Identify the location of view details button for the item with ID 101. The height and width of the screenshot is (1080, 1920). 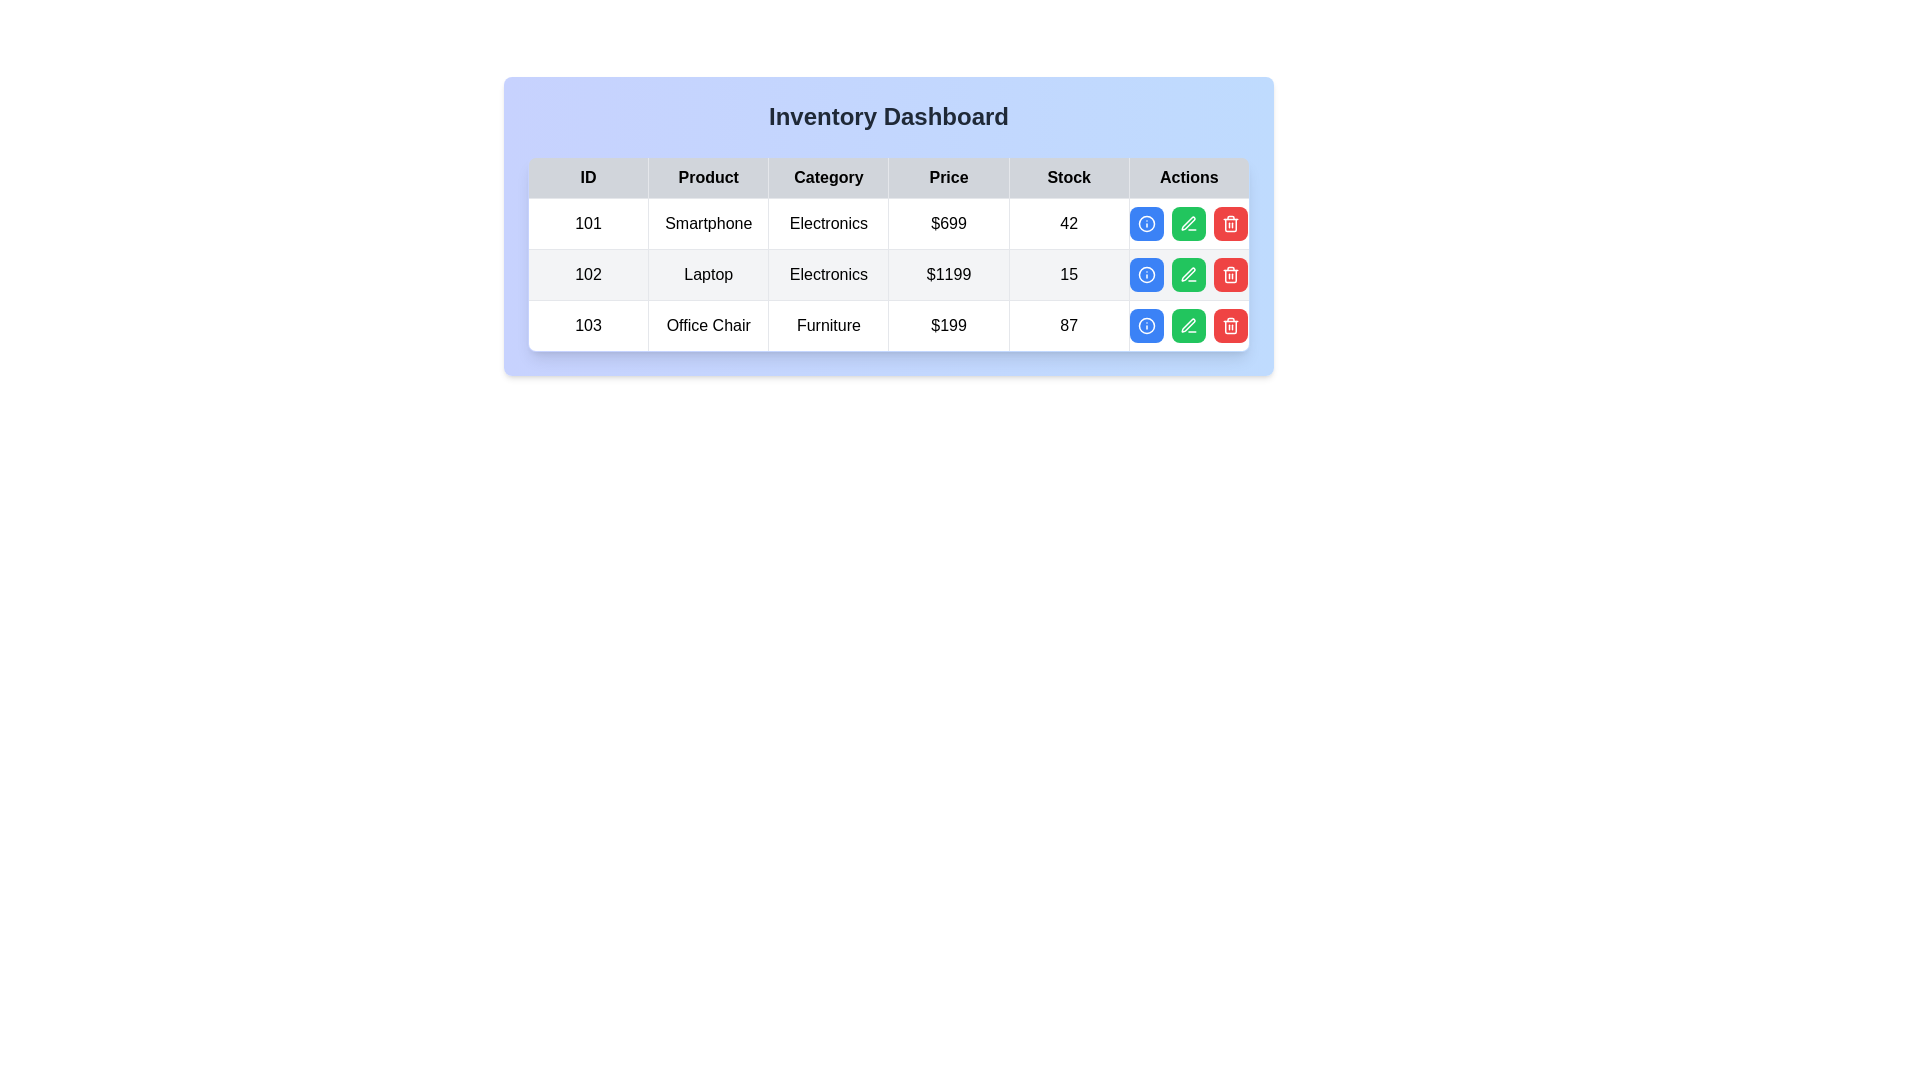
(1147, 223).